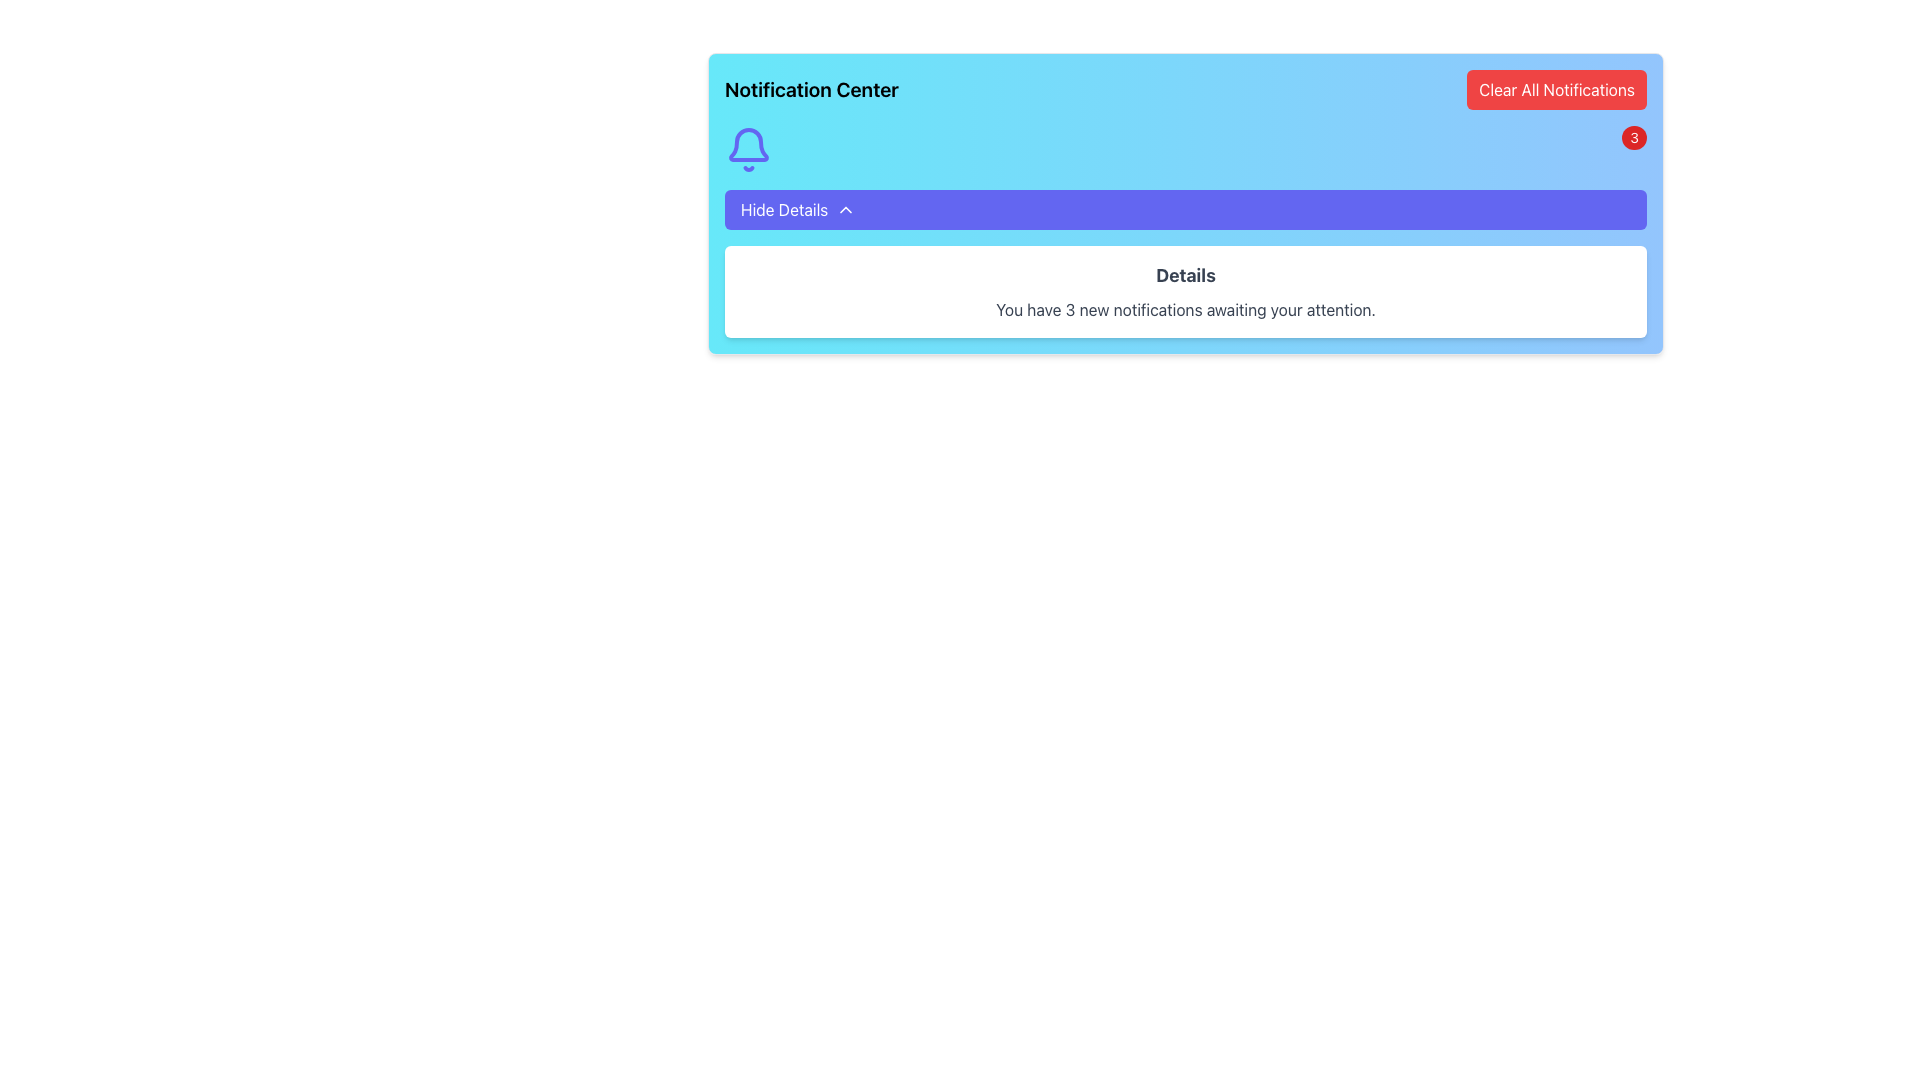 The height and width of the screenshot is (1080, 1920). What do you see at coordinates (747, 144) in the screenshot?
I see `the graphical bell icon located near the top of the notification center panel, slightly to the left, featuring a modern vector-based design with clean outlines and subtle curves` at bounding box center [747, 144].